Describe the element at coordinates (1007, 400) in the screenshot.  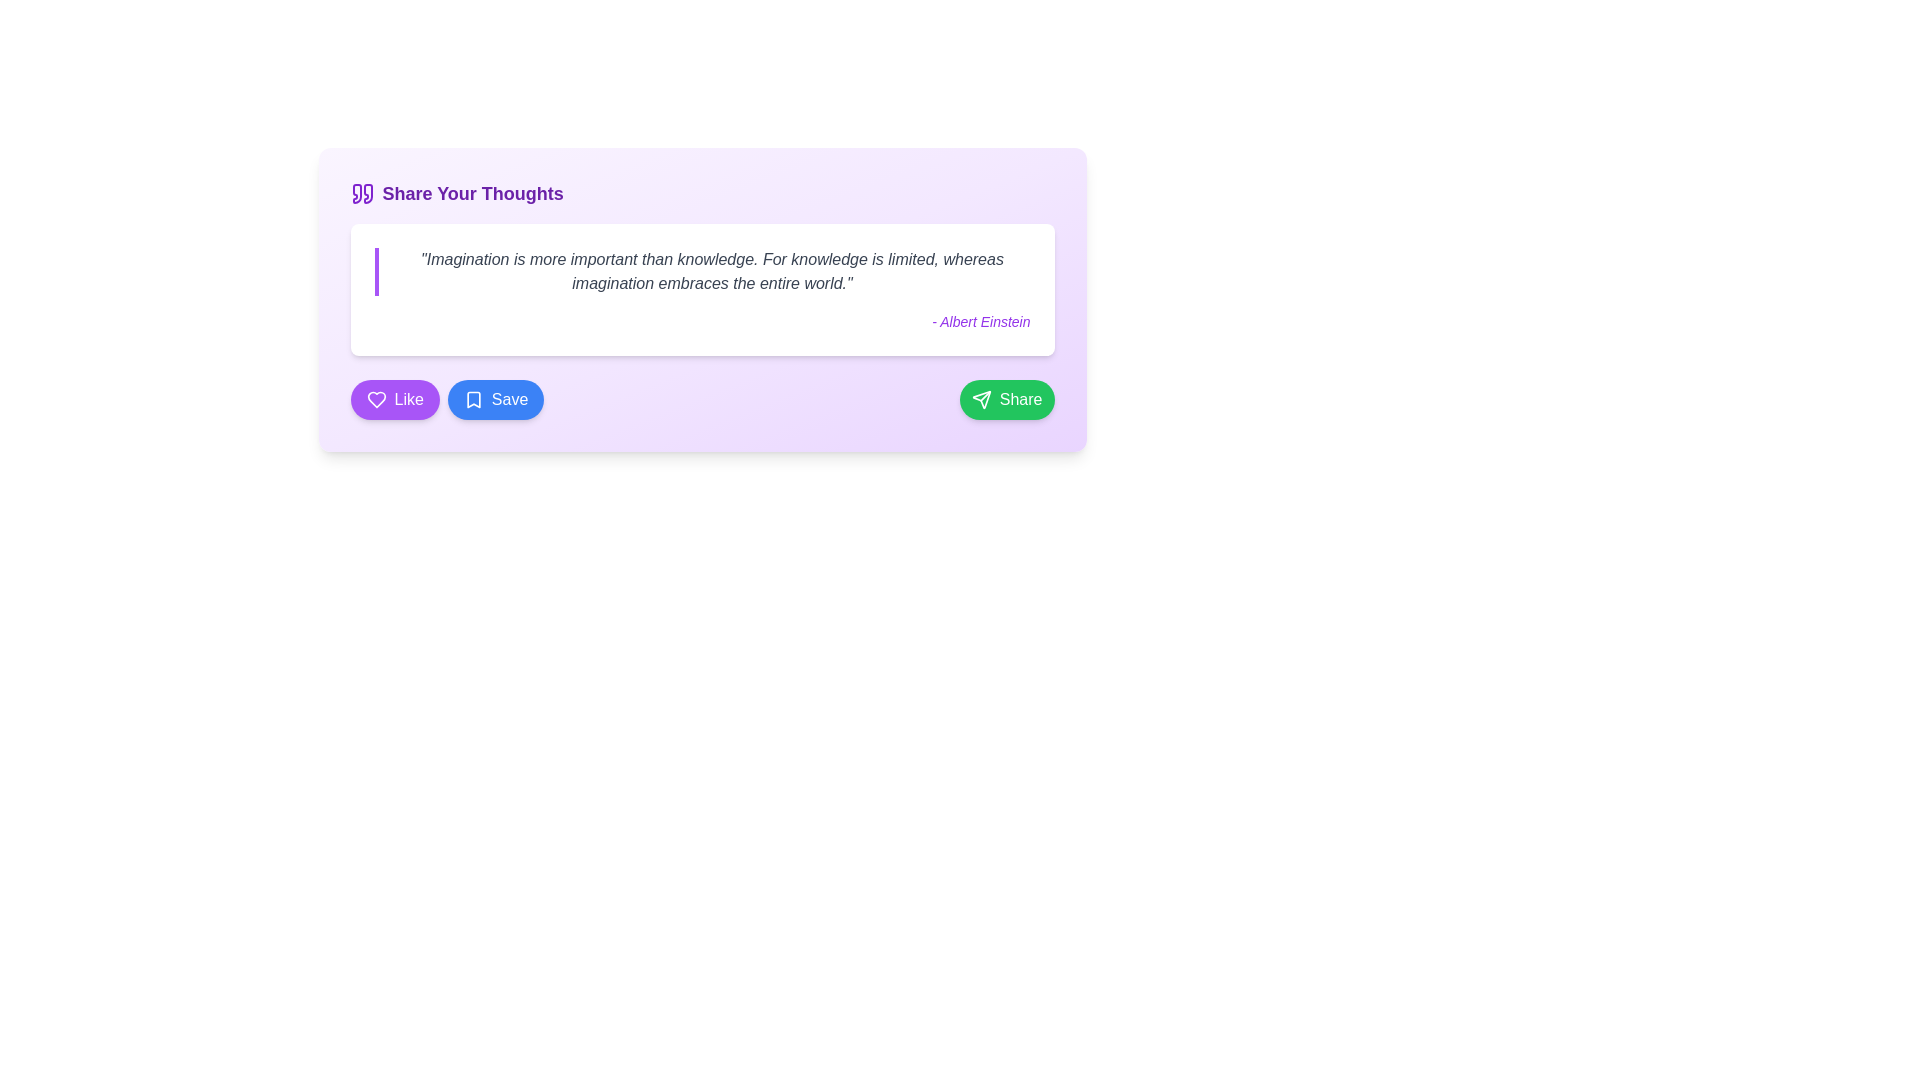
I see `the 'Share' button, which has a green background, white text, and an icon on the left` at that location.